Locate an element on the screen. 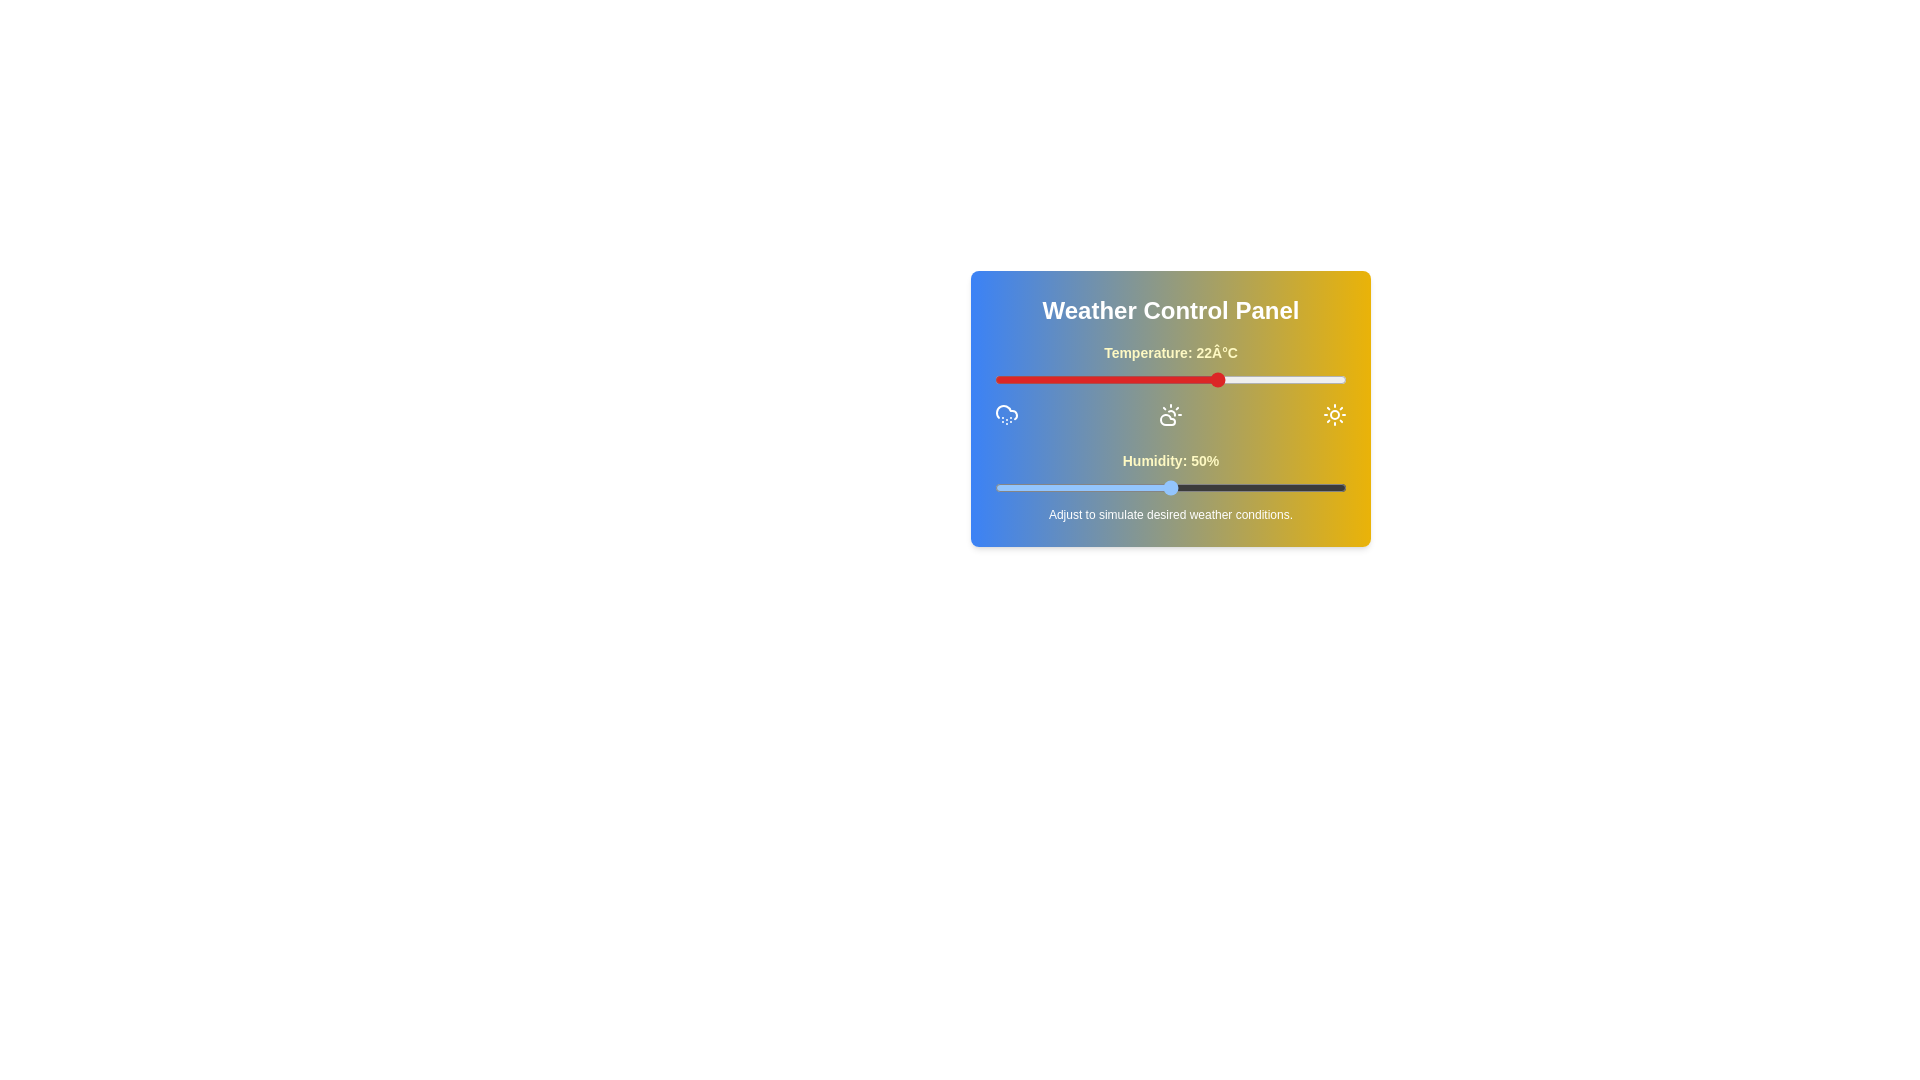 The height and width of the screenshot is (1080, 1920). temperature is located at coordinates (1311, 380).